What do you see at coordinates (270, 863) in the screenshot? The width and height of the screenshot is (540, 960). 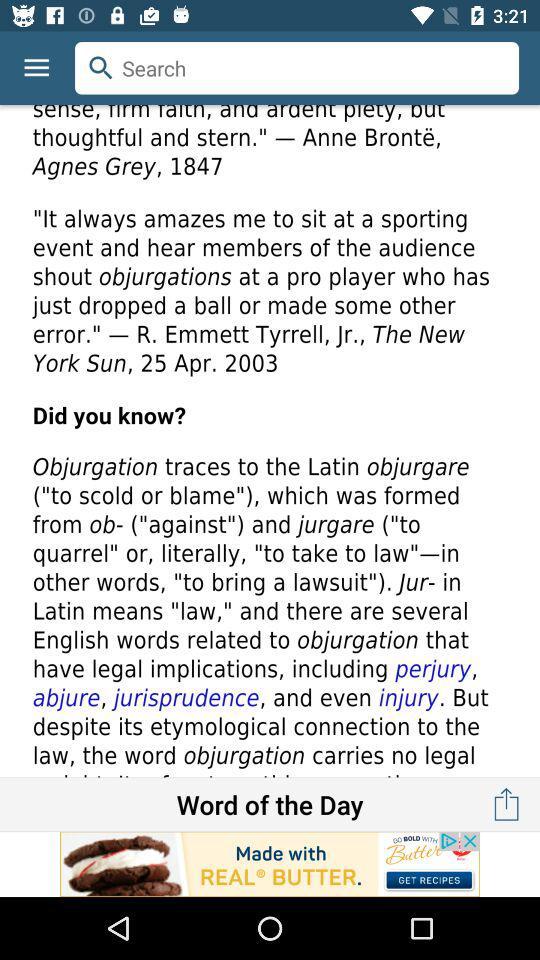 I see `advertisement page` at bounding box center [270, 863].